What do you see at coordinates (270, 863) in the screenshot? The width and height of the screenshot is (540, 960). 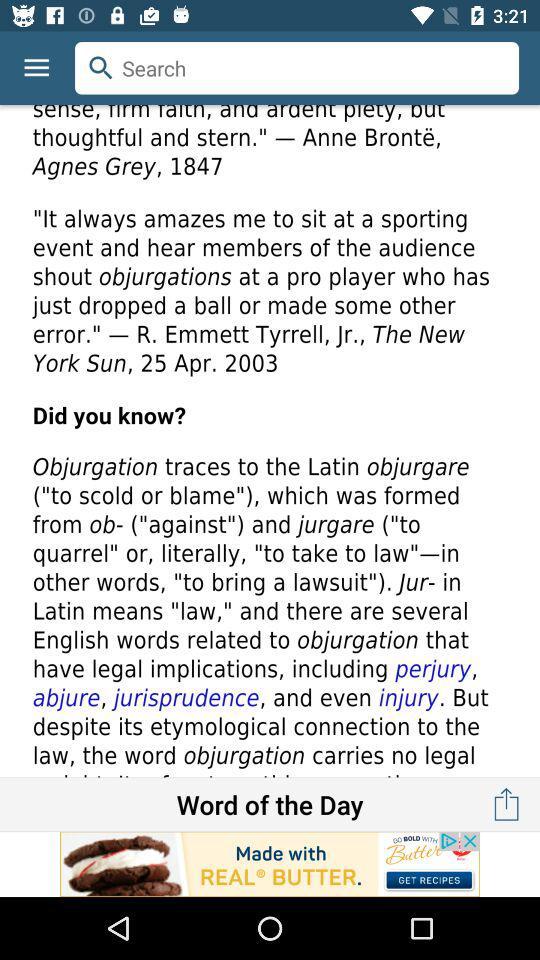 I see `advertisement page` at bounding box center [270, 863].